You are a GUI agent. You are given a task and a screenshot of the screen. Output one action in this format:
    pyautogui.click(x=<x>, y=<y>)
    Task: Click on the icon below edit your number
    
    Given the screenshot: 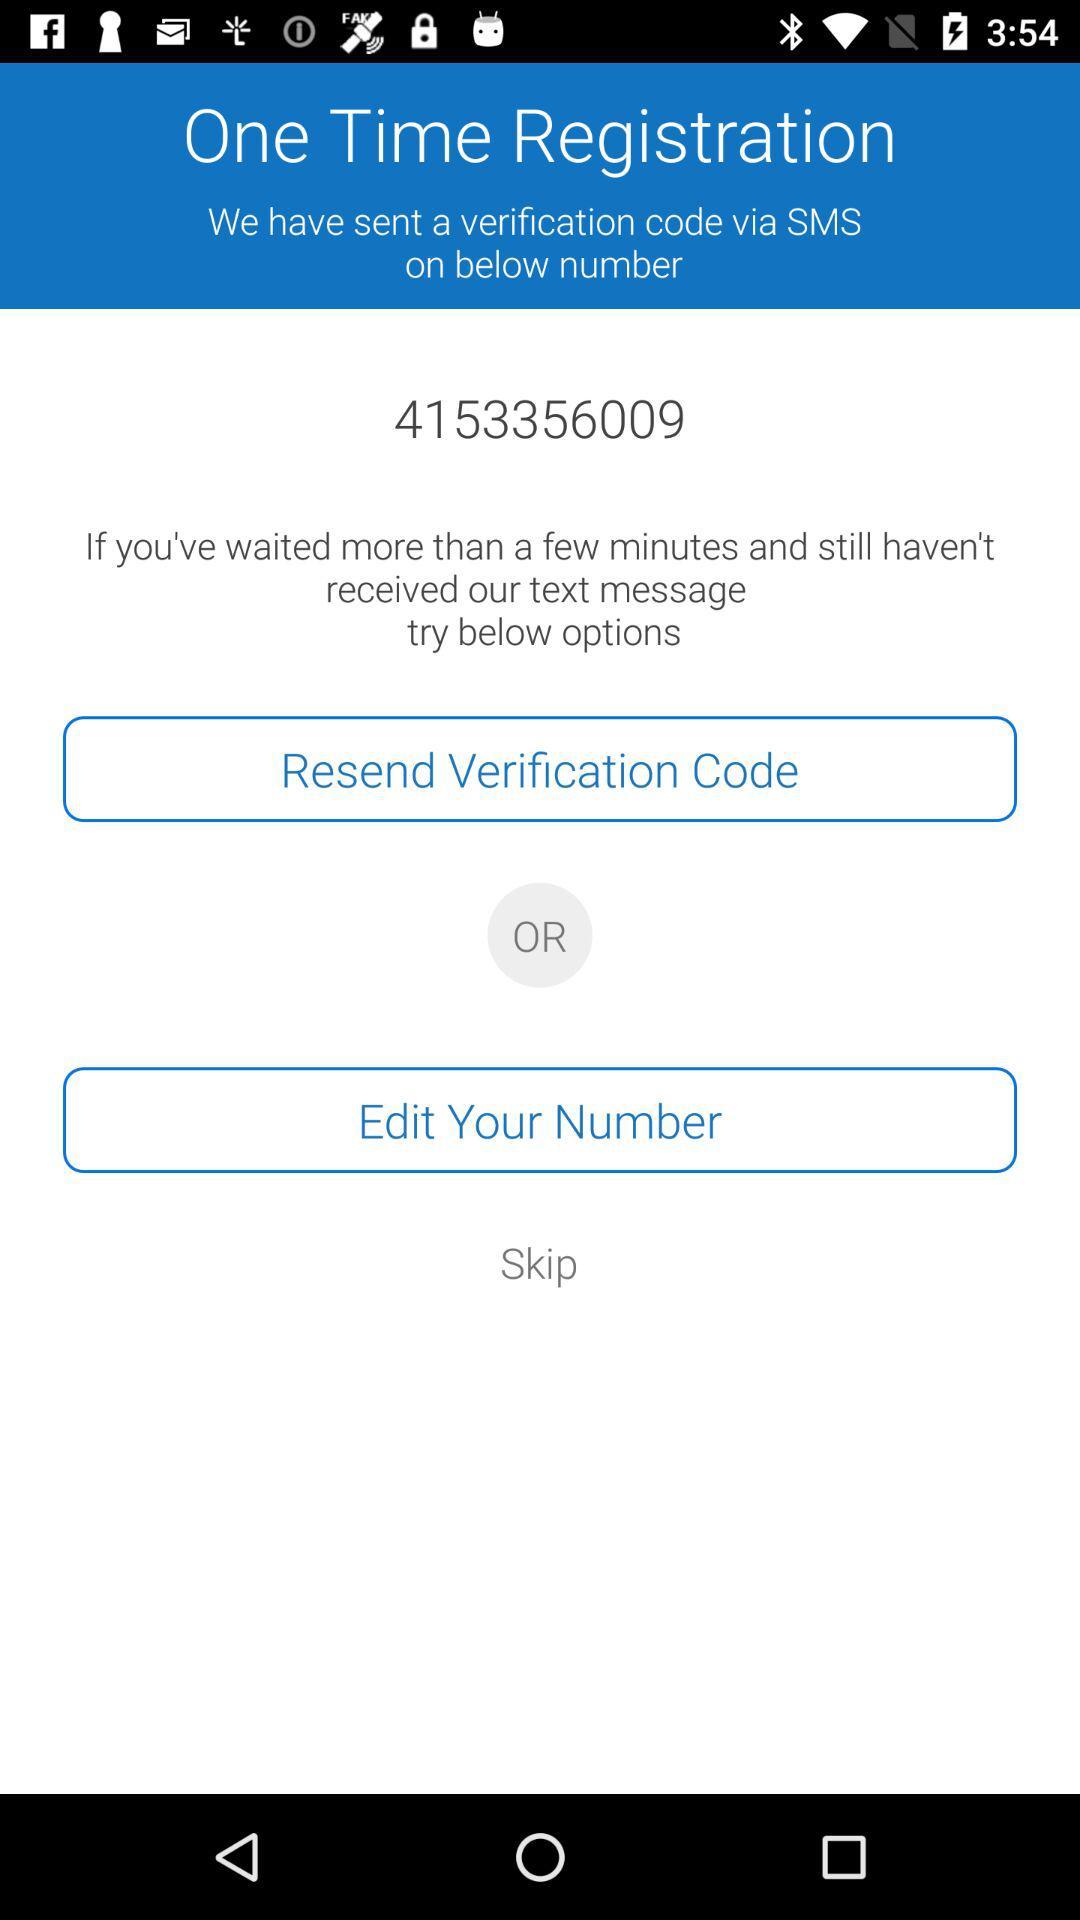 What is the action you would take?
    pyautogui.click(x=538, y=1261)
    